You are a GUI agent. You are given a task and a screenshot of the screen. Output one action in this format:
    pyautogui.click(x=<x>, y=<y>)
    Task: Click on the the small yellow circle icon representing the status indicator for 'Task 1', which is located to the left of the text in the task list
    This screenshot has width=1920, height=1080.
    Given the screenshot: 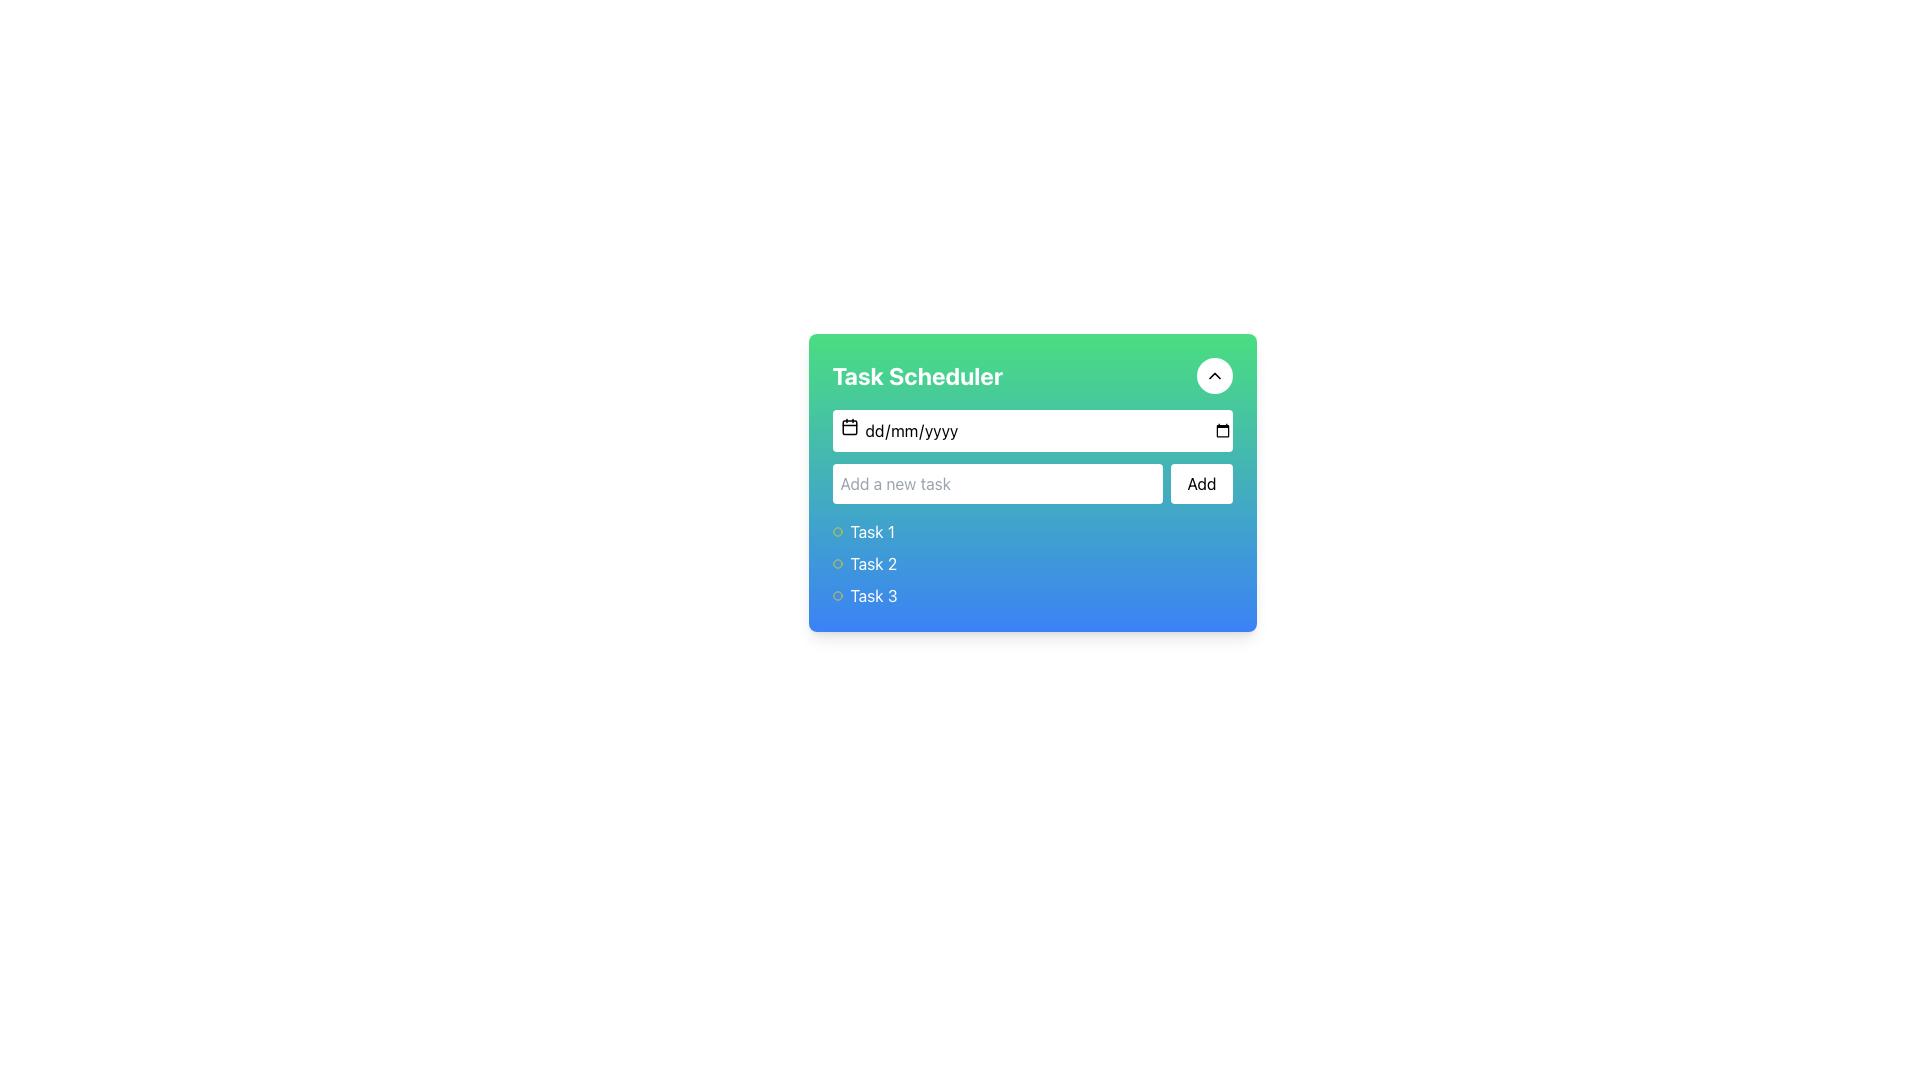 What is the action you would take?
    pyautogui.click(x=837, y=531)
    